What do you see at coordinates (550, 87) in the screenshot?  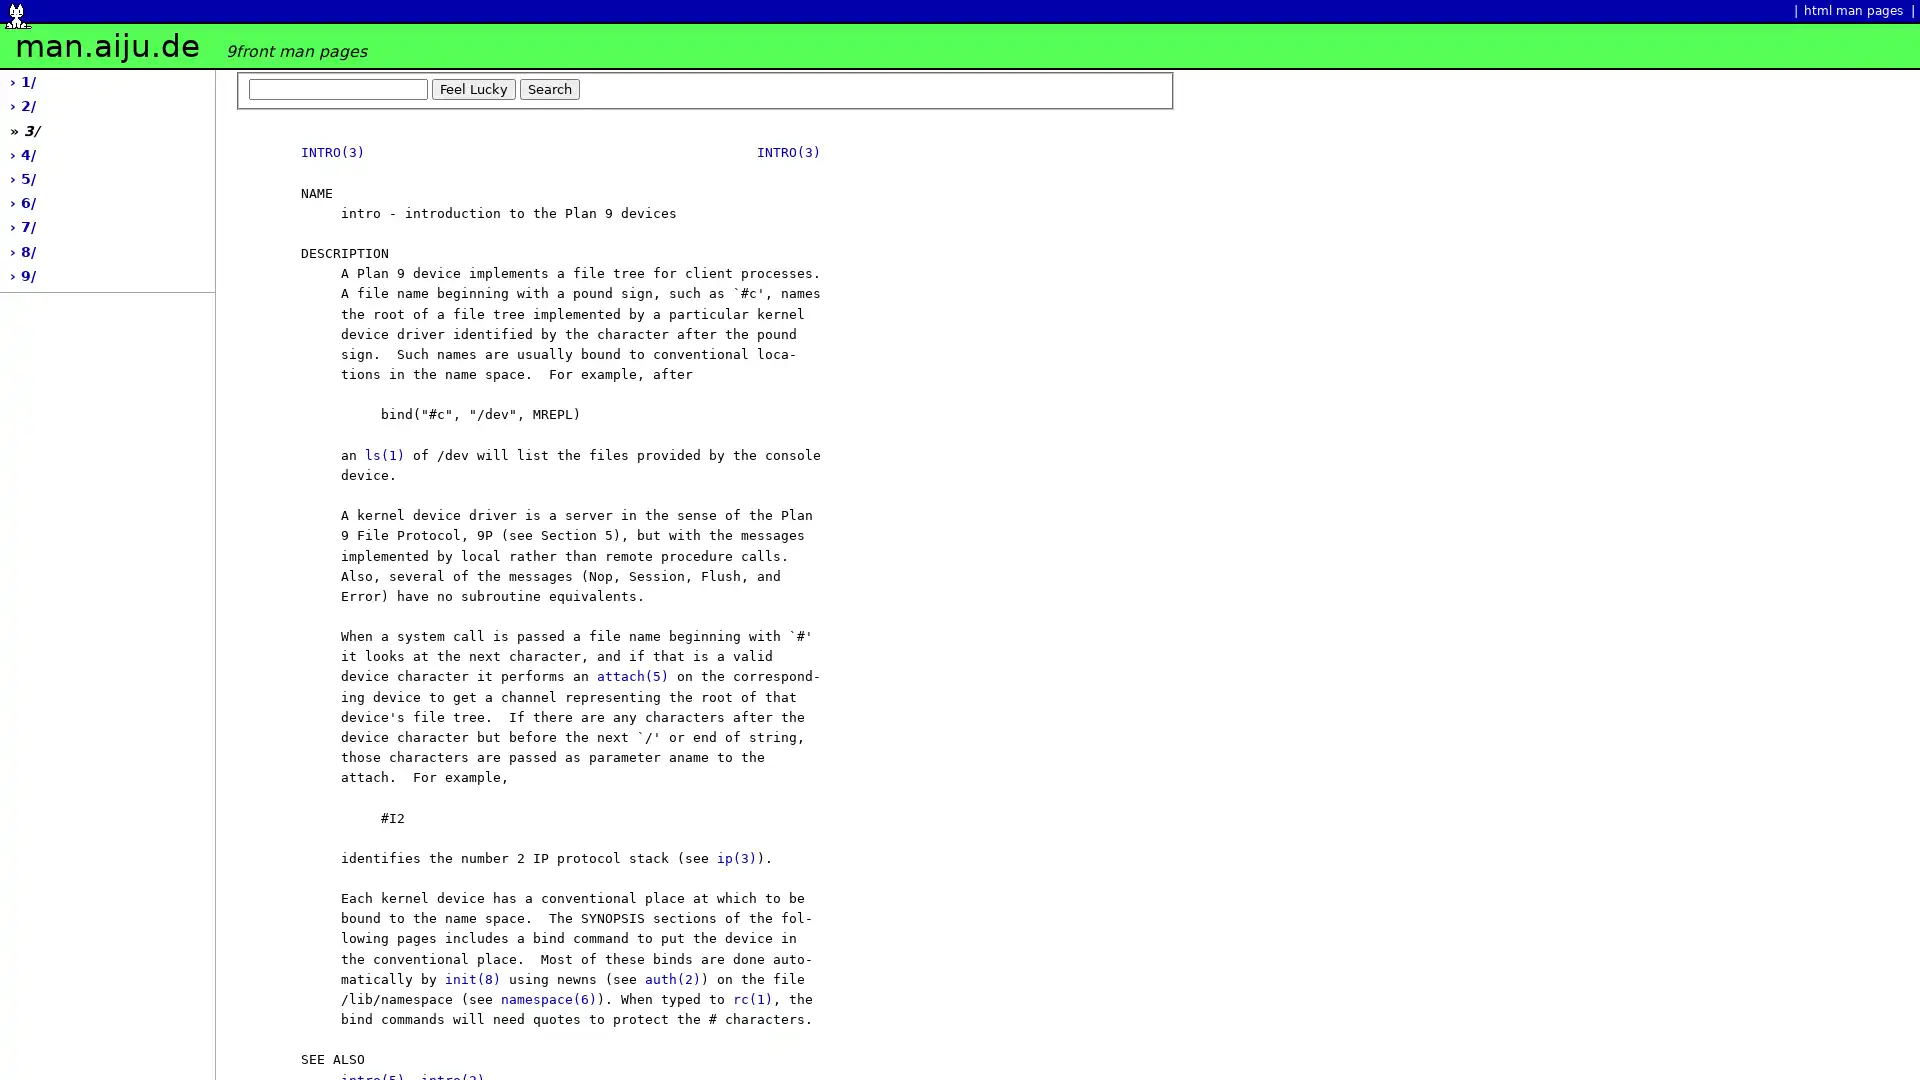 I see `Search` at bounding box center [550, 87].